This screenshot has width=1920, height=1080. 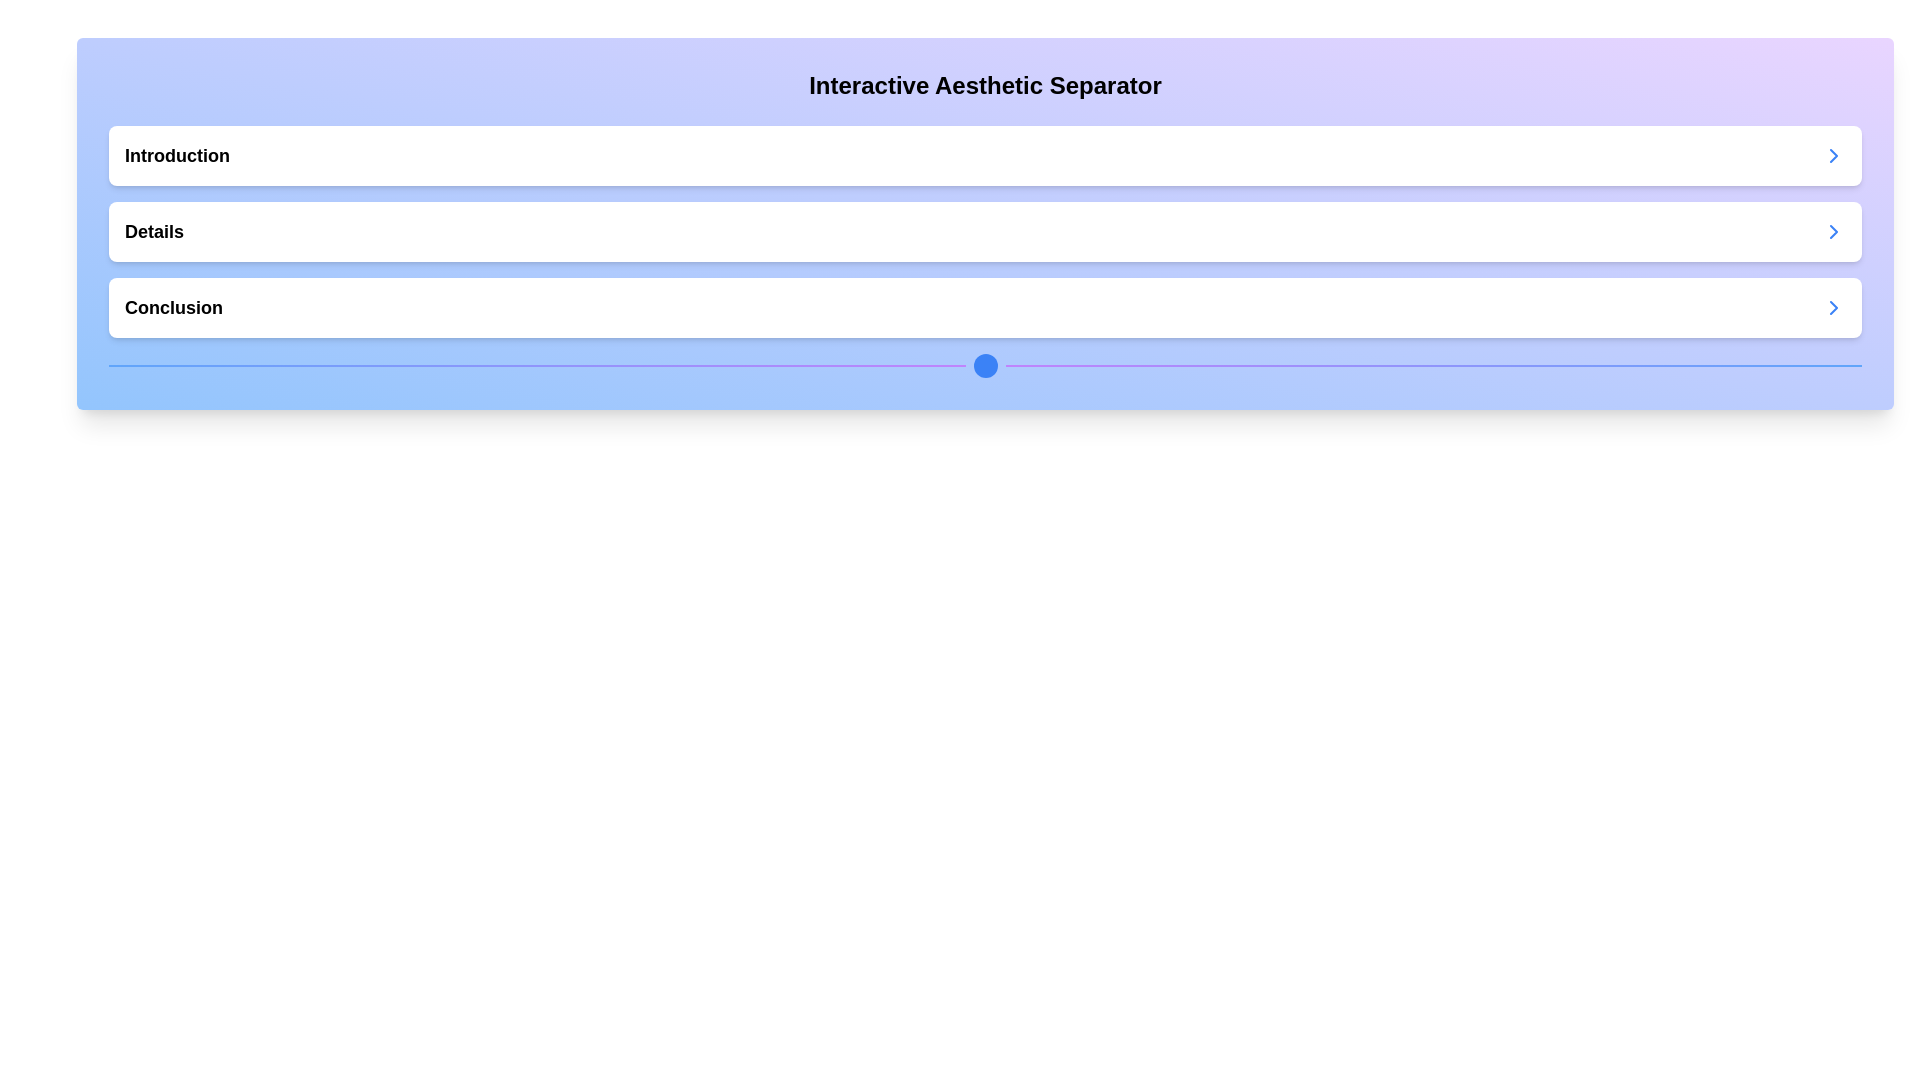 What do you see at coordinates (1833, 154) in the screenshot?
I see `the rightward-facing blue chevron icon adjacent to the 'Introduction' text` at bounding box center [1833, 154].